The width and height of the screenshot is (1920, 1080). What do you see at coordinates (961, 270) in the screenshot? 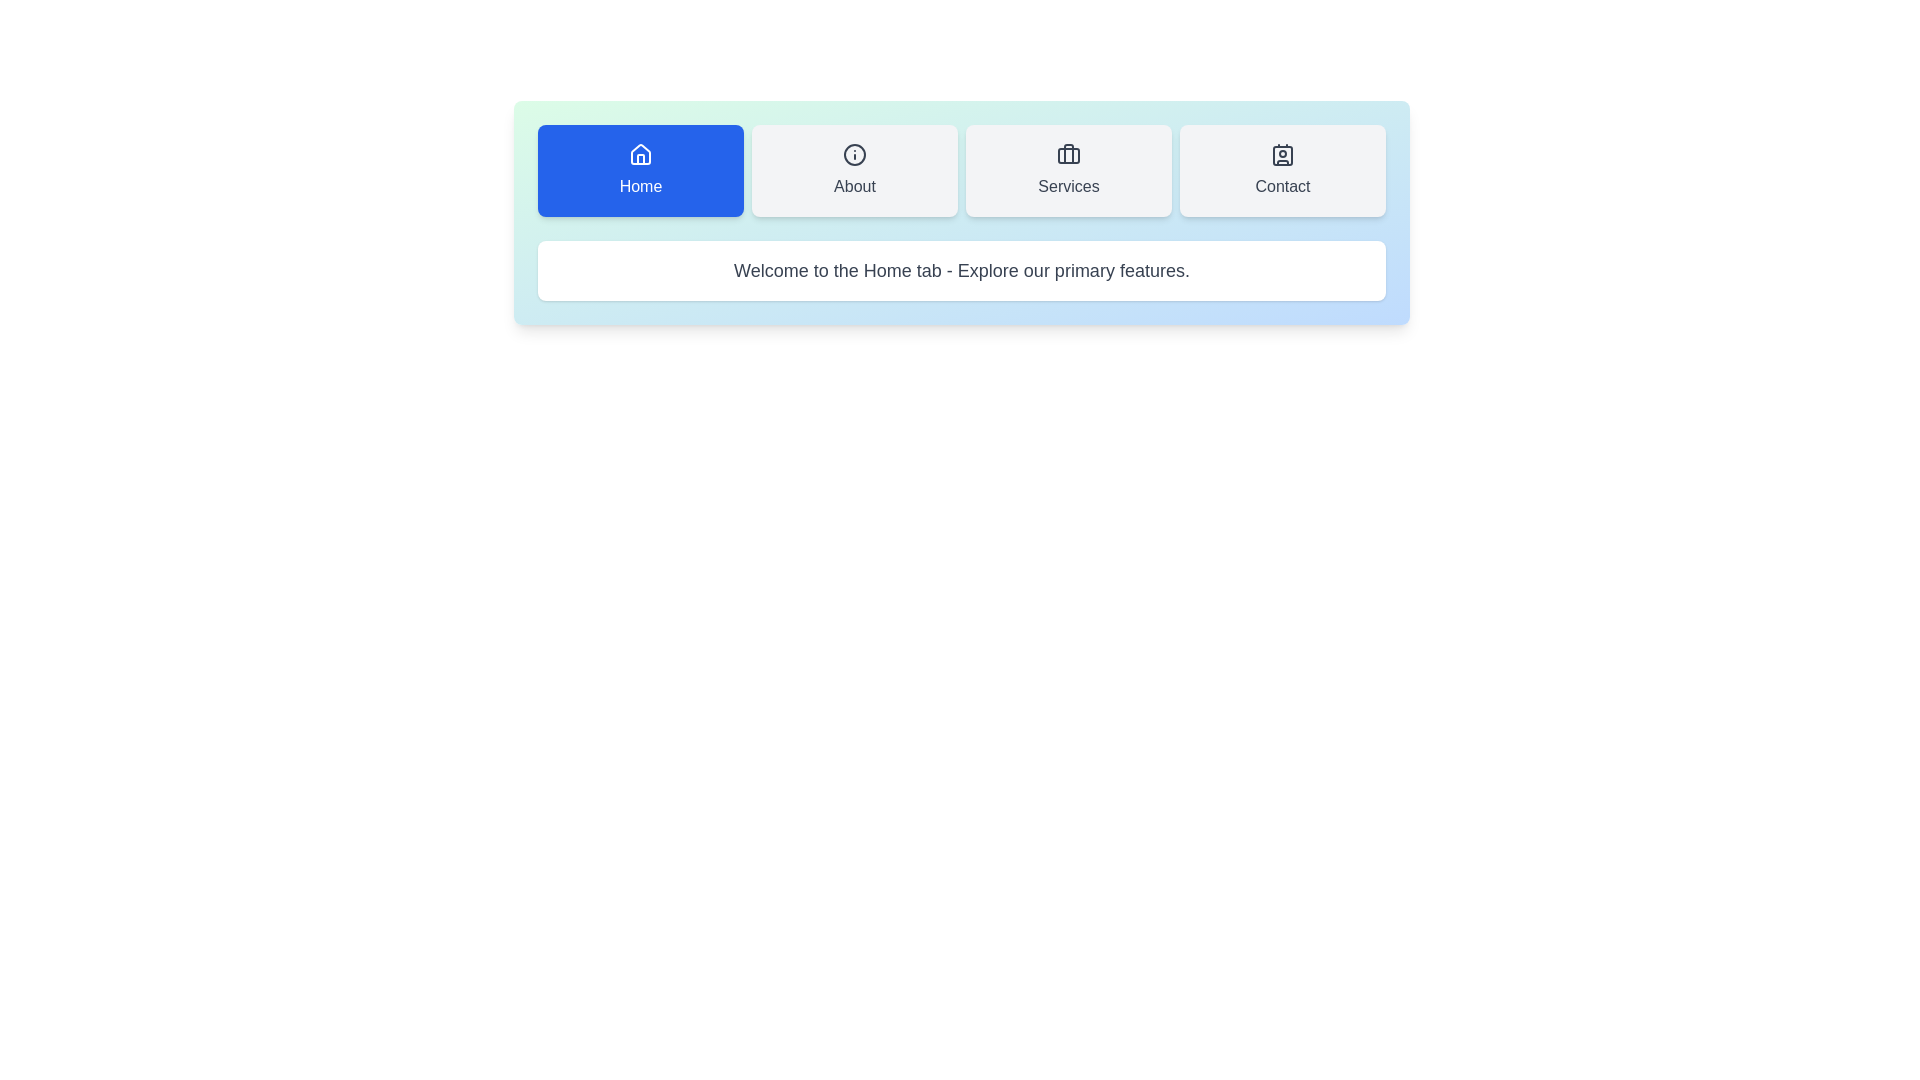
I see `text block that displays the message: 'Welcome to the Home tab - Explore our primary features.' which is styled with a medium font weight and appears in gray color, located centrally beneath the 'Home' navigation tab` at bounding box center [961, 270].